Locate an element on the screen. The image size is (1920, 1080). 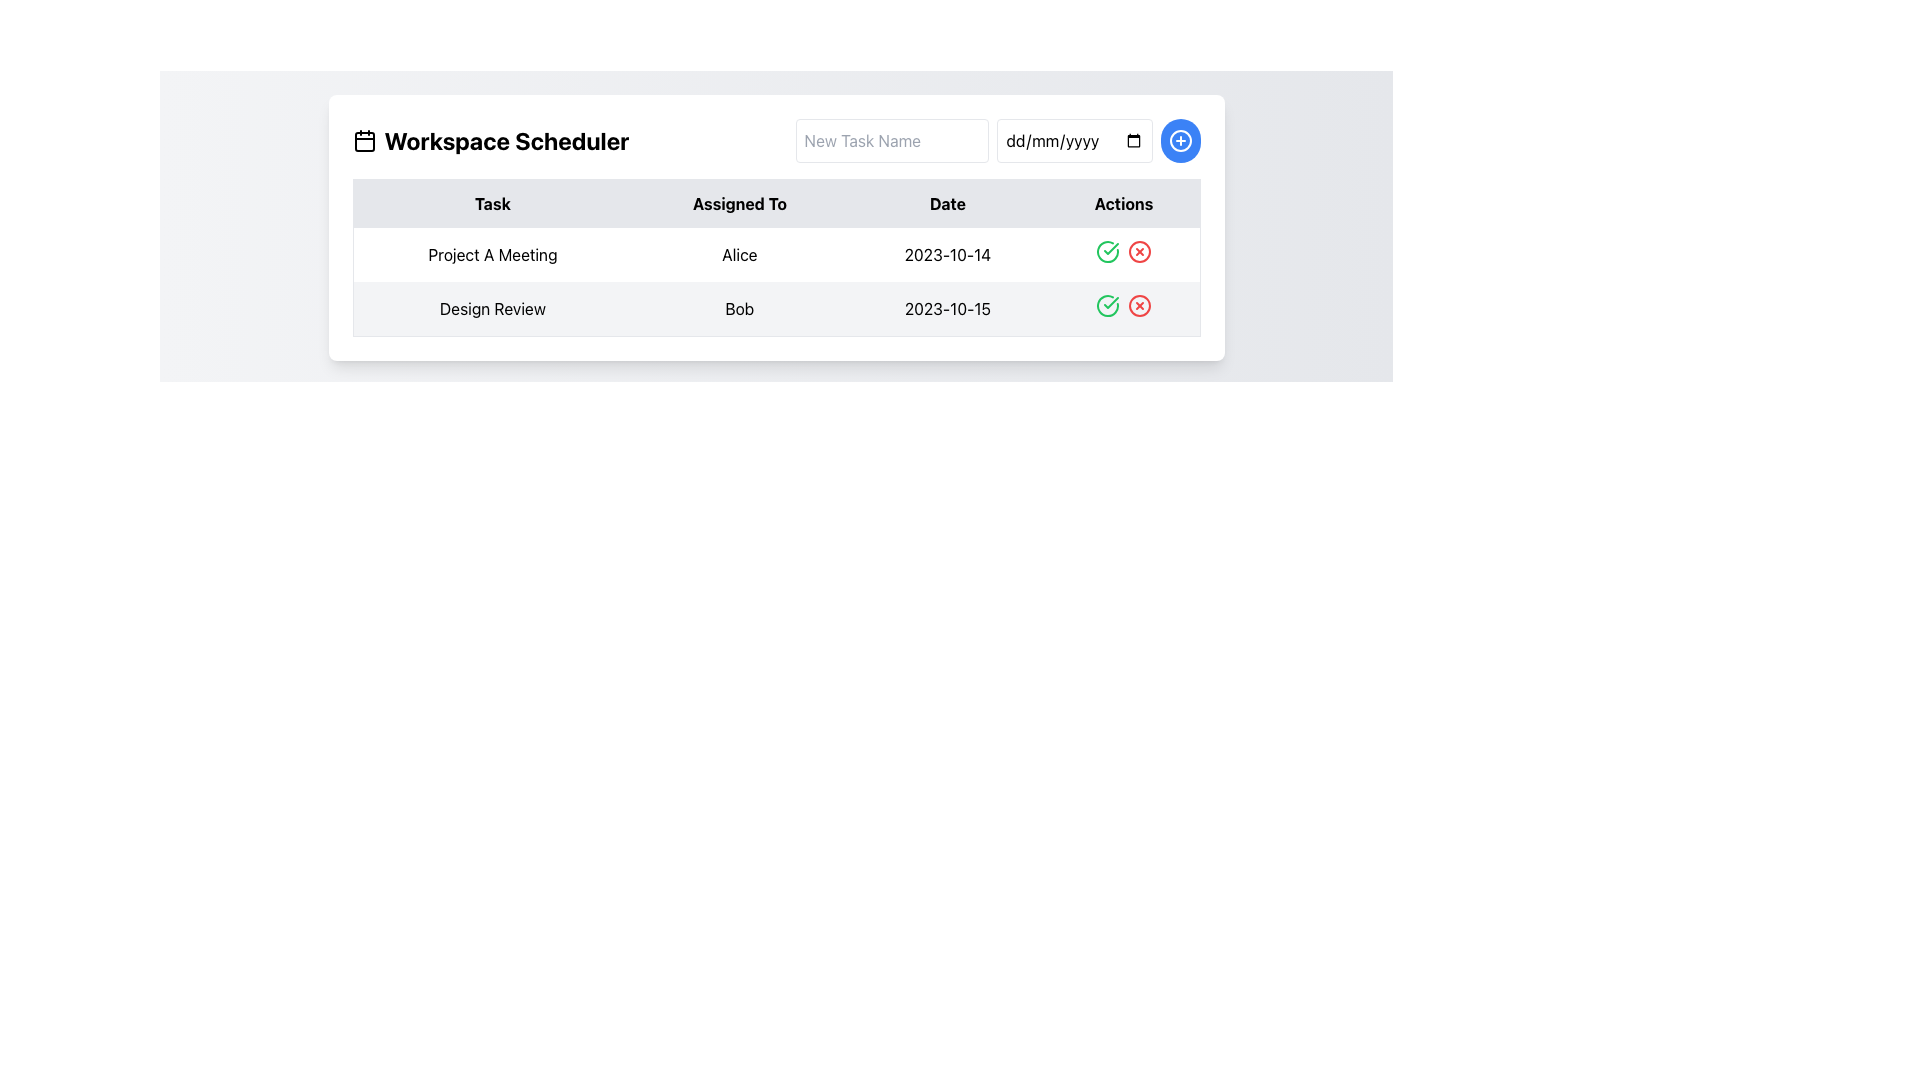
the Static text element labeled 'Task', which is the leftmost column header in the table, distinguished by its bold font and light gray background is located at coordinates (492, 203).